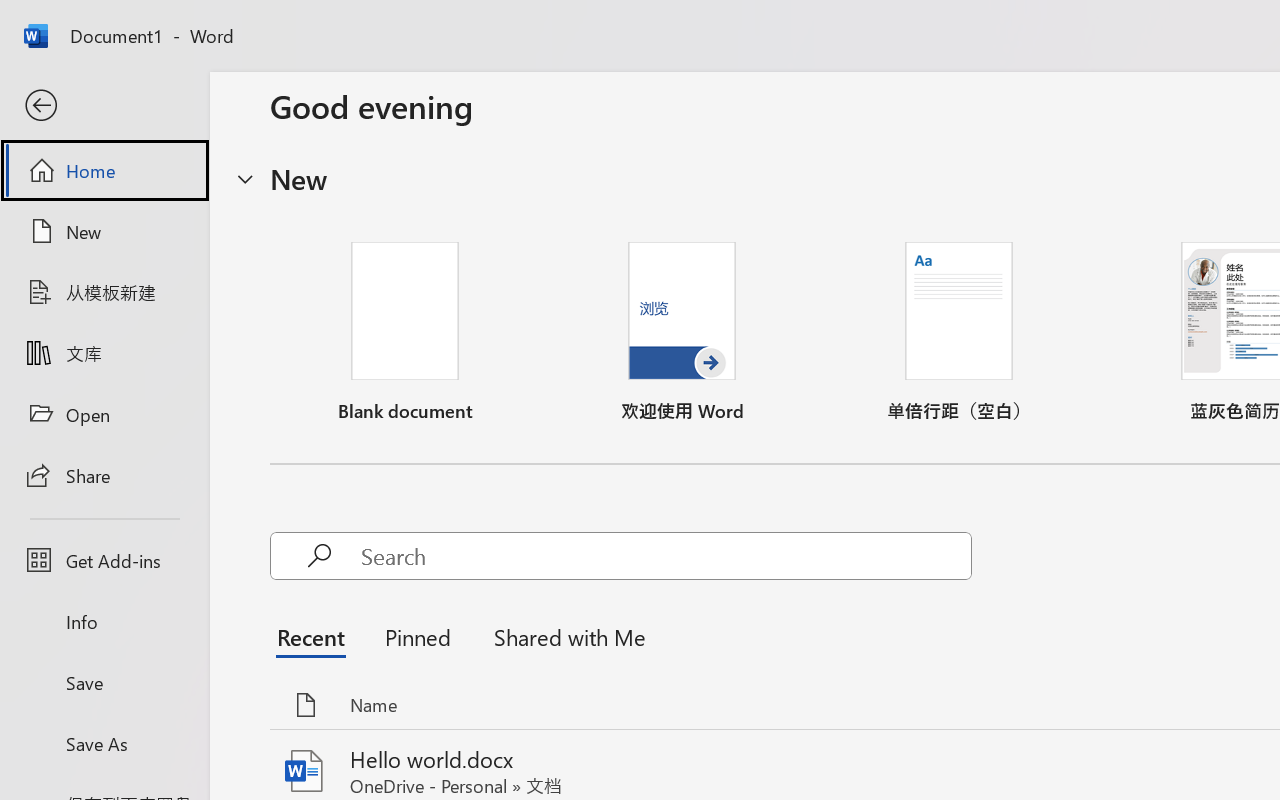 Image resolution: width=1280 pixels, height=800 pixels. What do you see at coordinates (103, 621) in the screenshot?
I see `'Info'` at bounding box center [103, 621].